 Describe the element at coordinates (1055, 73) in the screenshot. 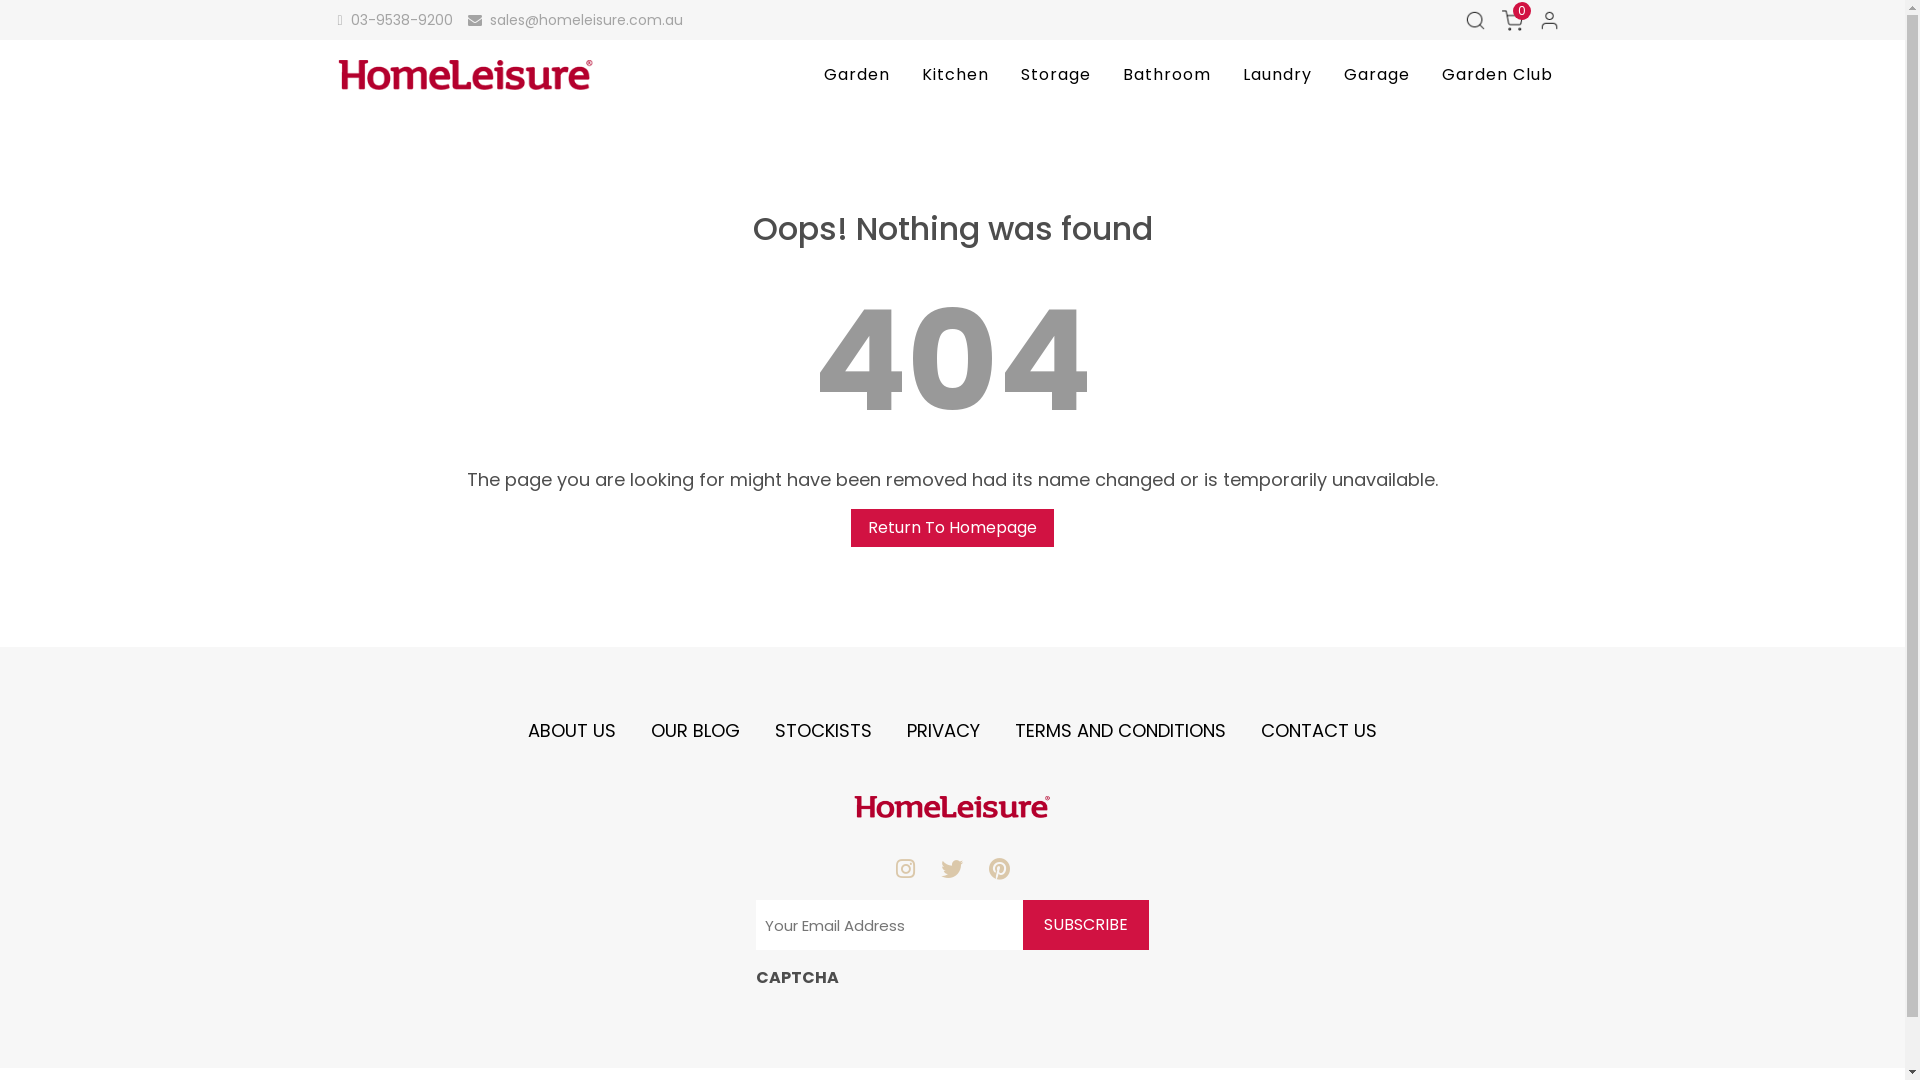

I see `'Storage'` at that location.